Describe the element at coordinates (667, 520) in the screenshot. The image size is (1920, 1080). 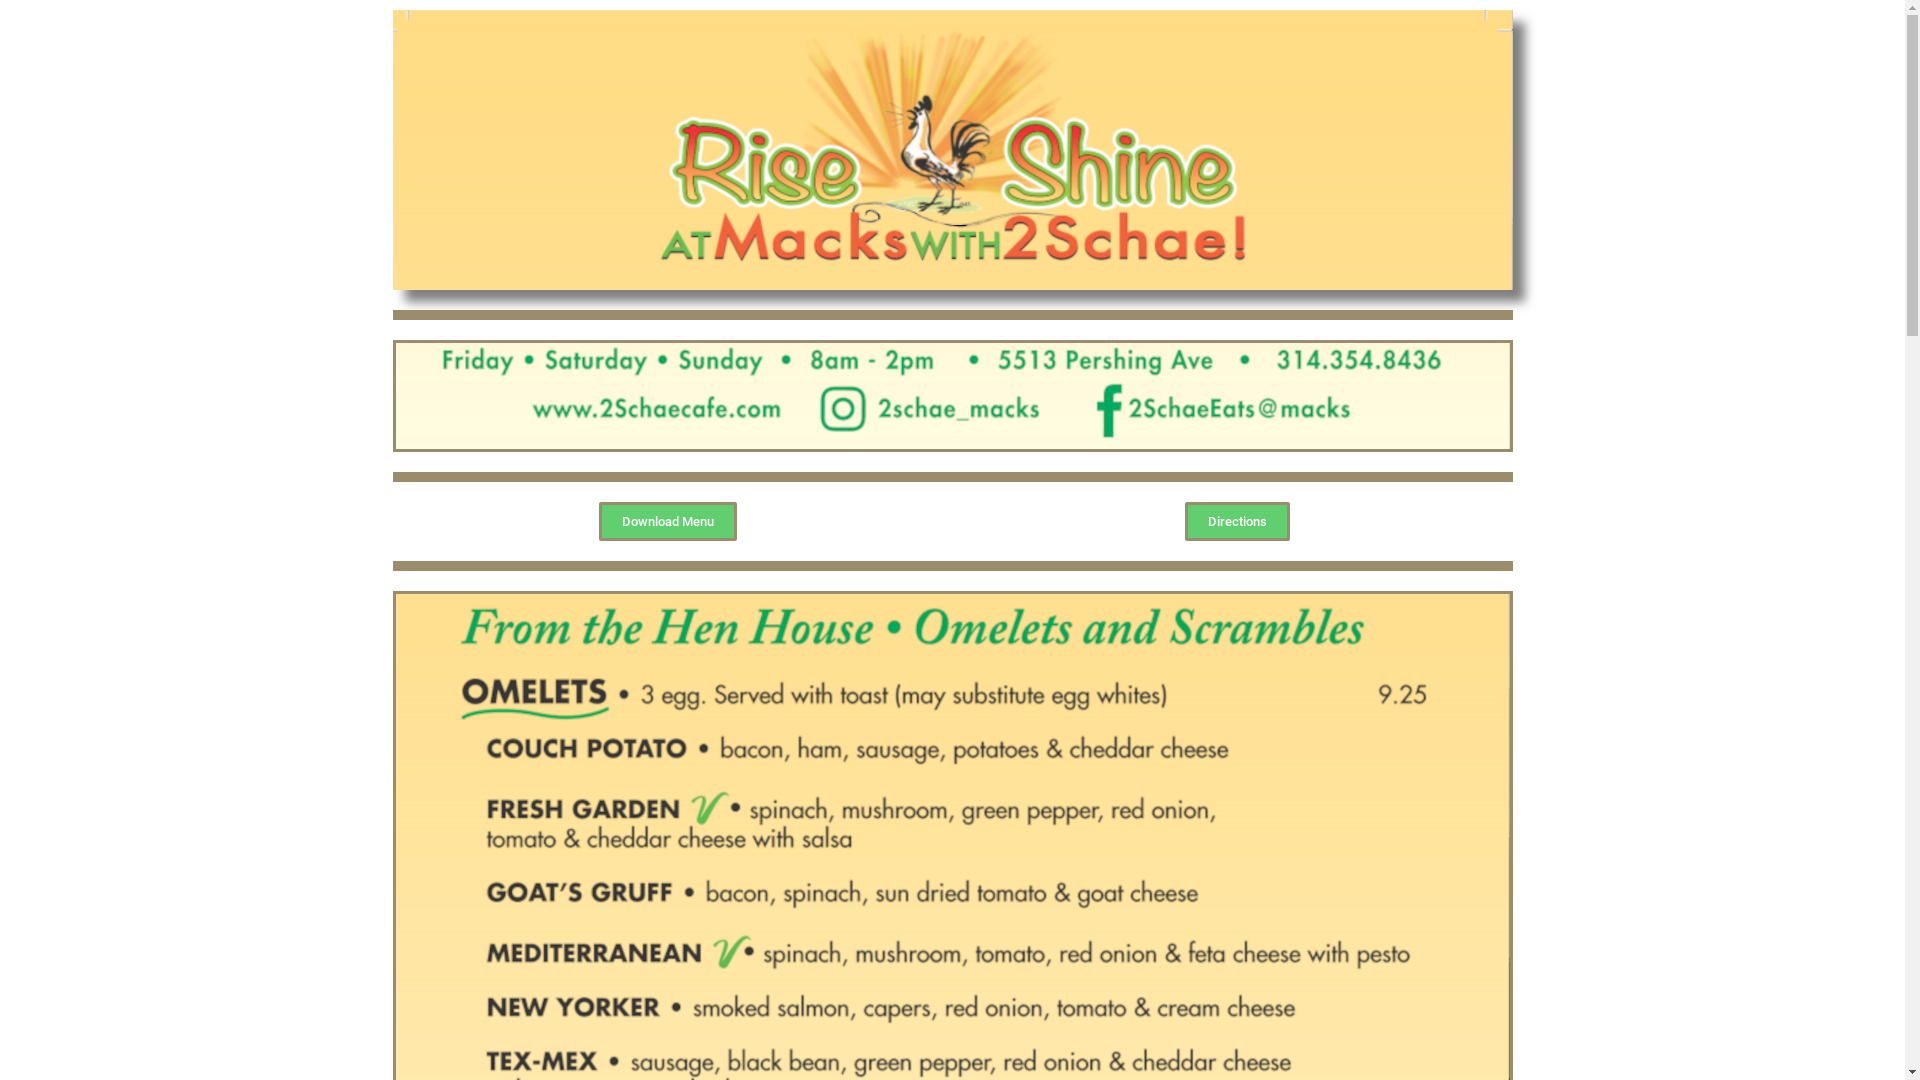
I see `'Download Menu'` at that location.